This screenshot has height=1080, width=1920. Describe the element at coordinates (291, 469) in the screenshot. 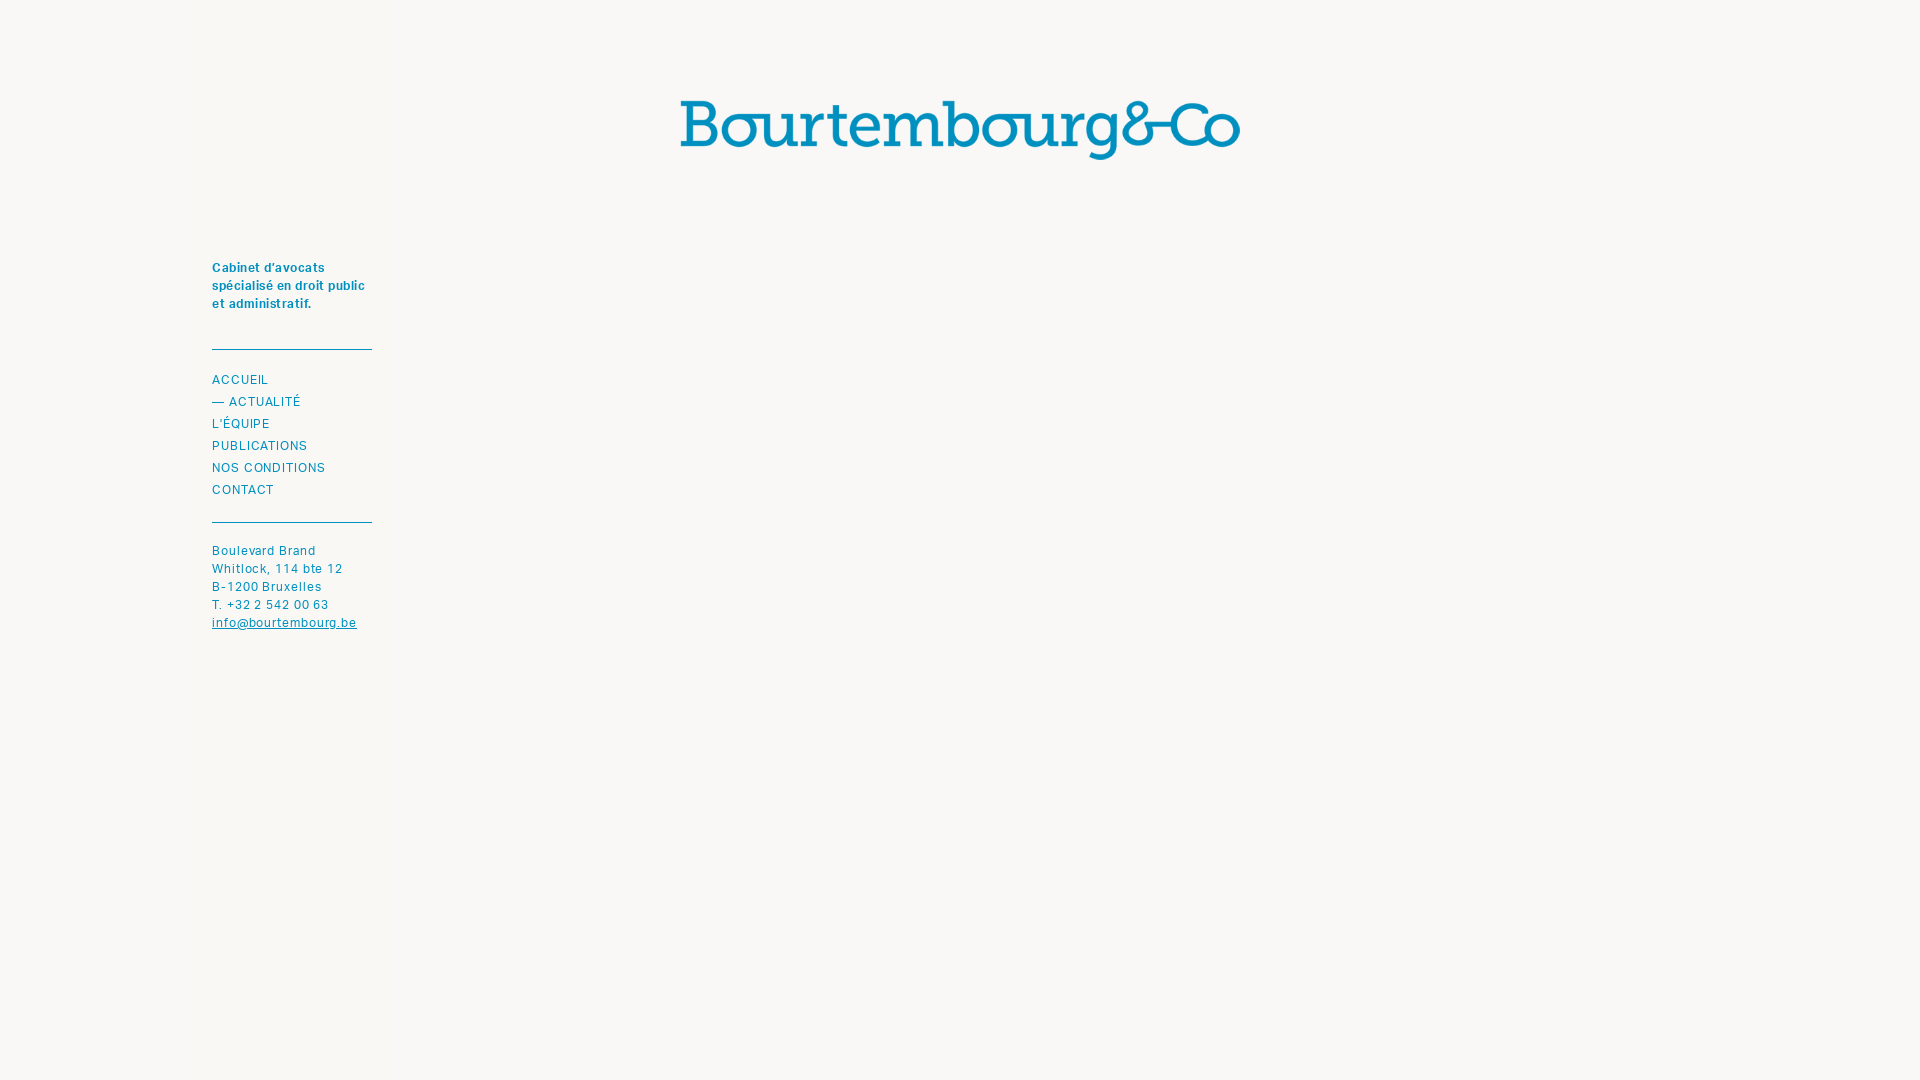

I see `'NOS CONDITIONS'` at that location.